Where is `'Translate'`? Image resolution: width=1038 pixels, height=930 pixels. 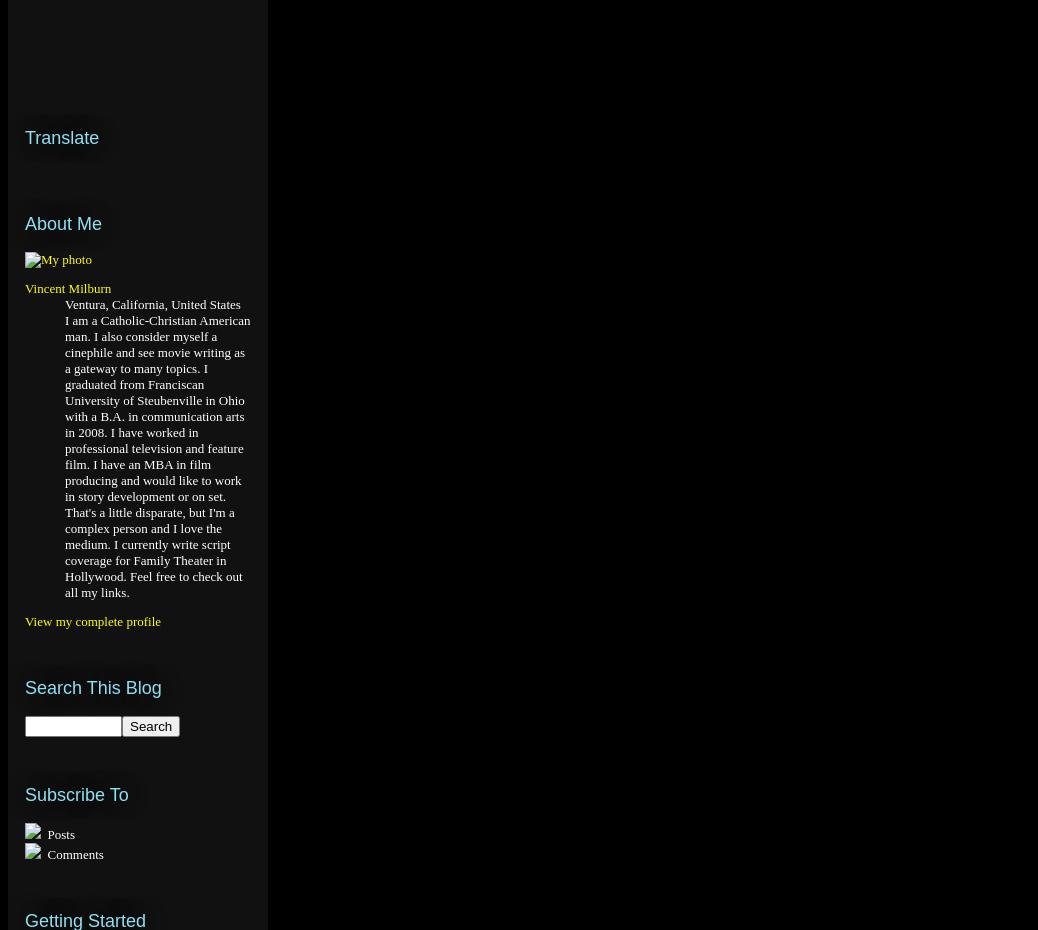 'Translate' is located at coordinates (24, 136).